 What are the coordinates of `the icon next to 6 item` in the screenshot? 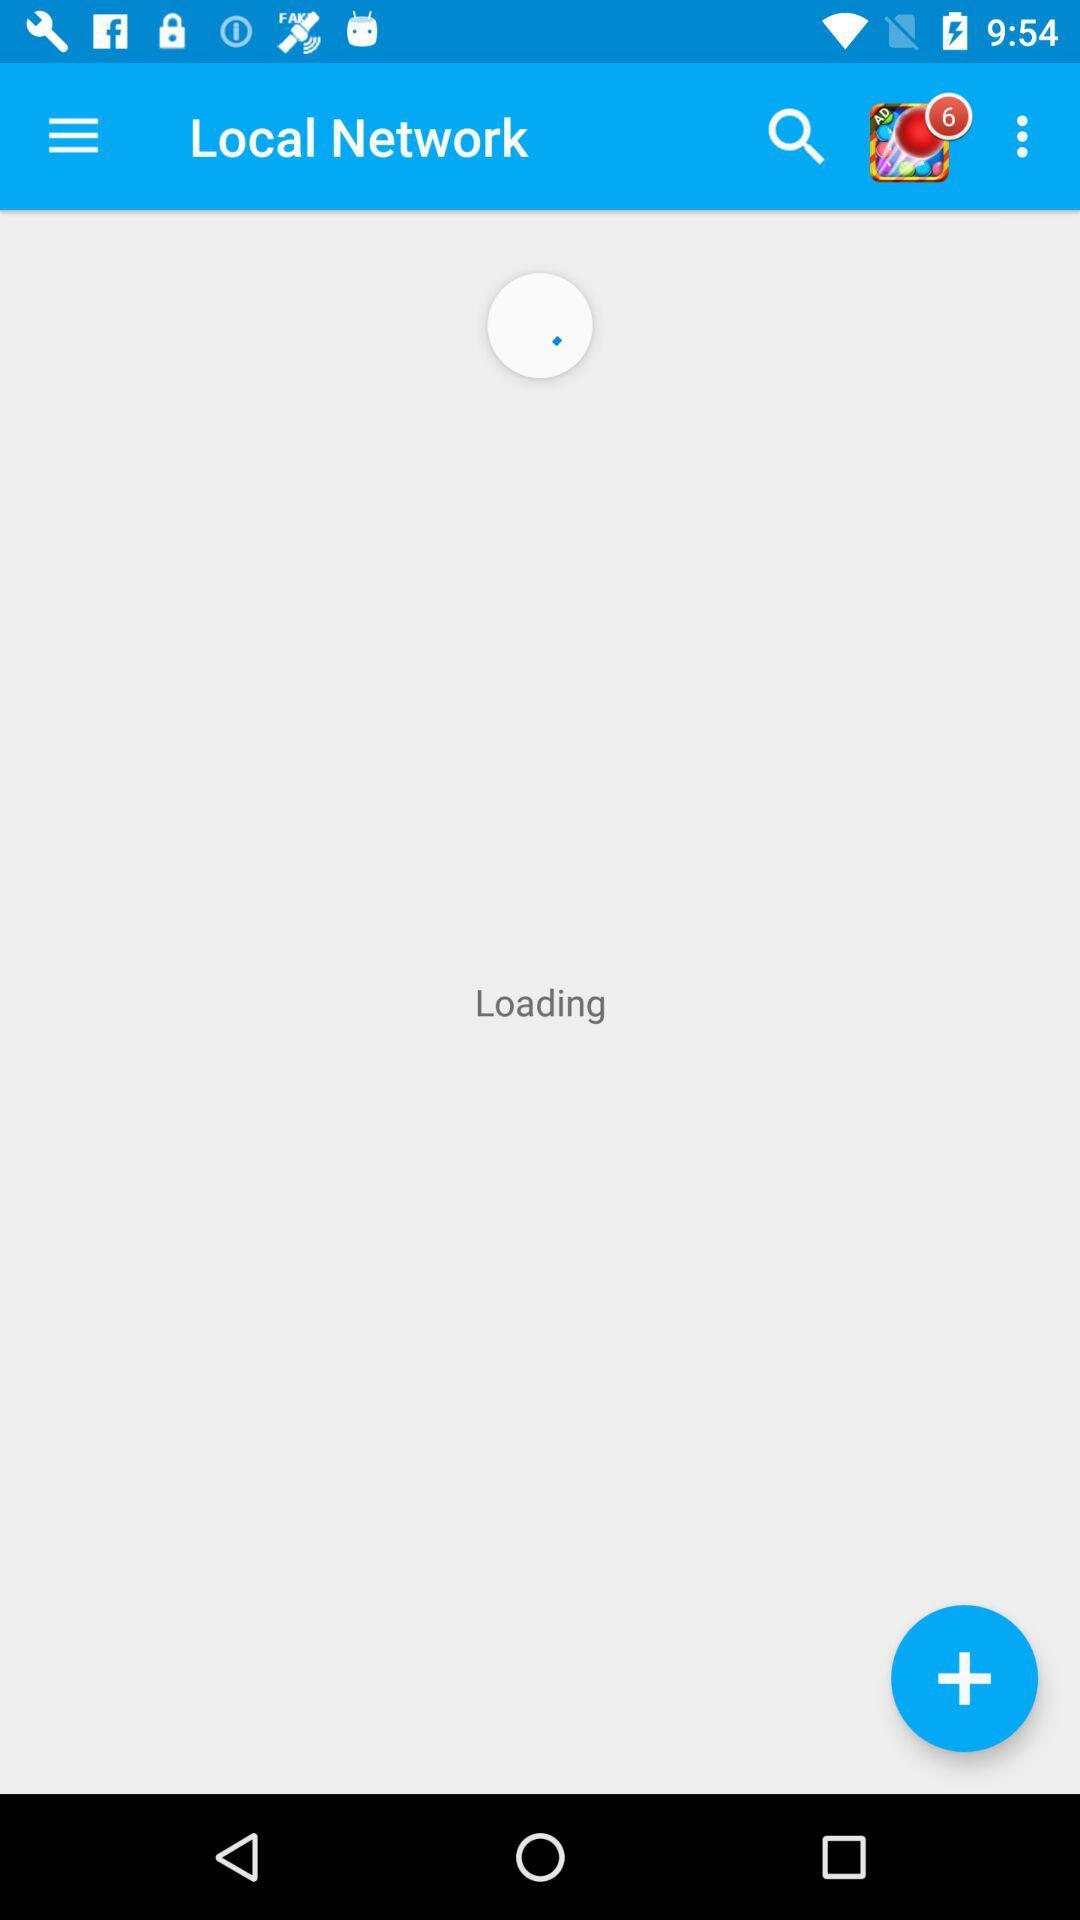 It's located at (1027, 135).